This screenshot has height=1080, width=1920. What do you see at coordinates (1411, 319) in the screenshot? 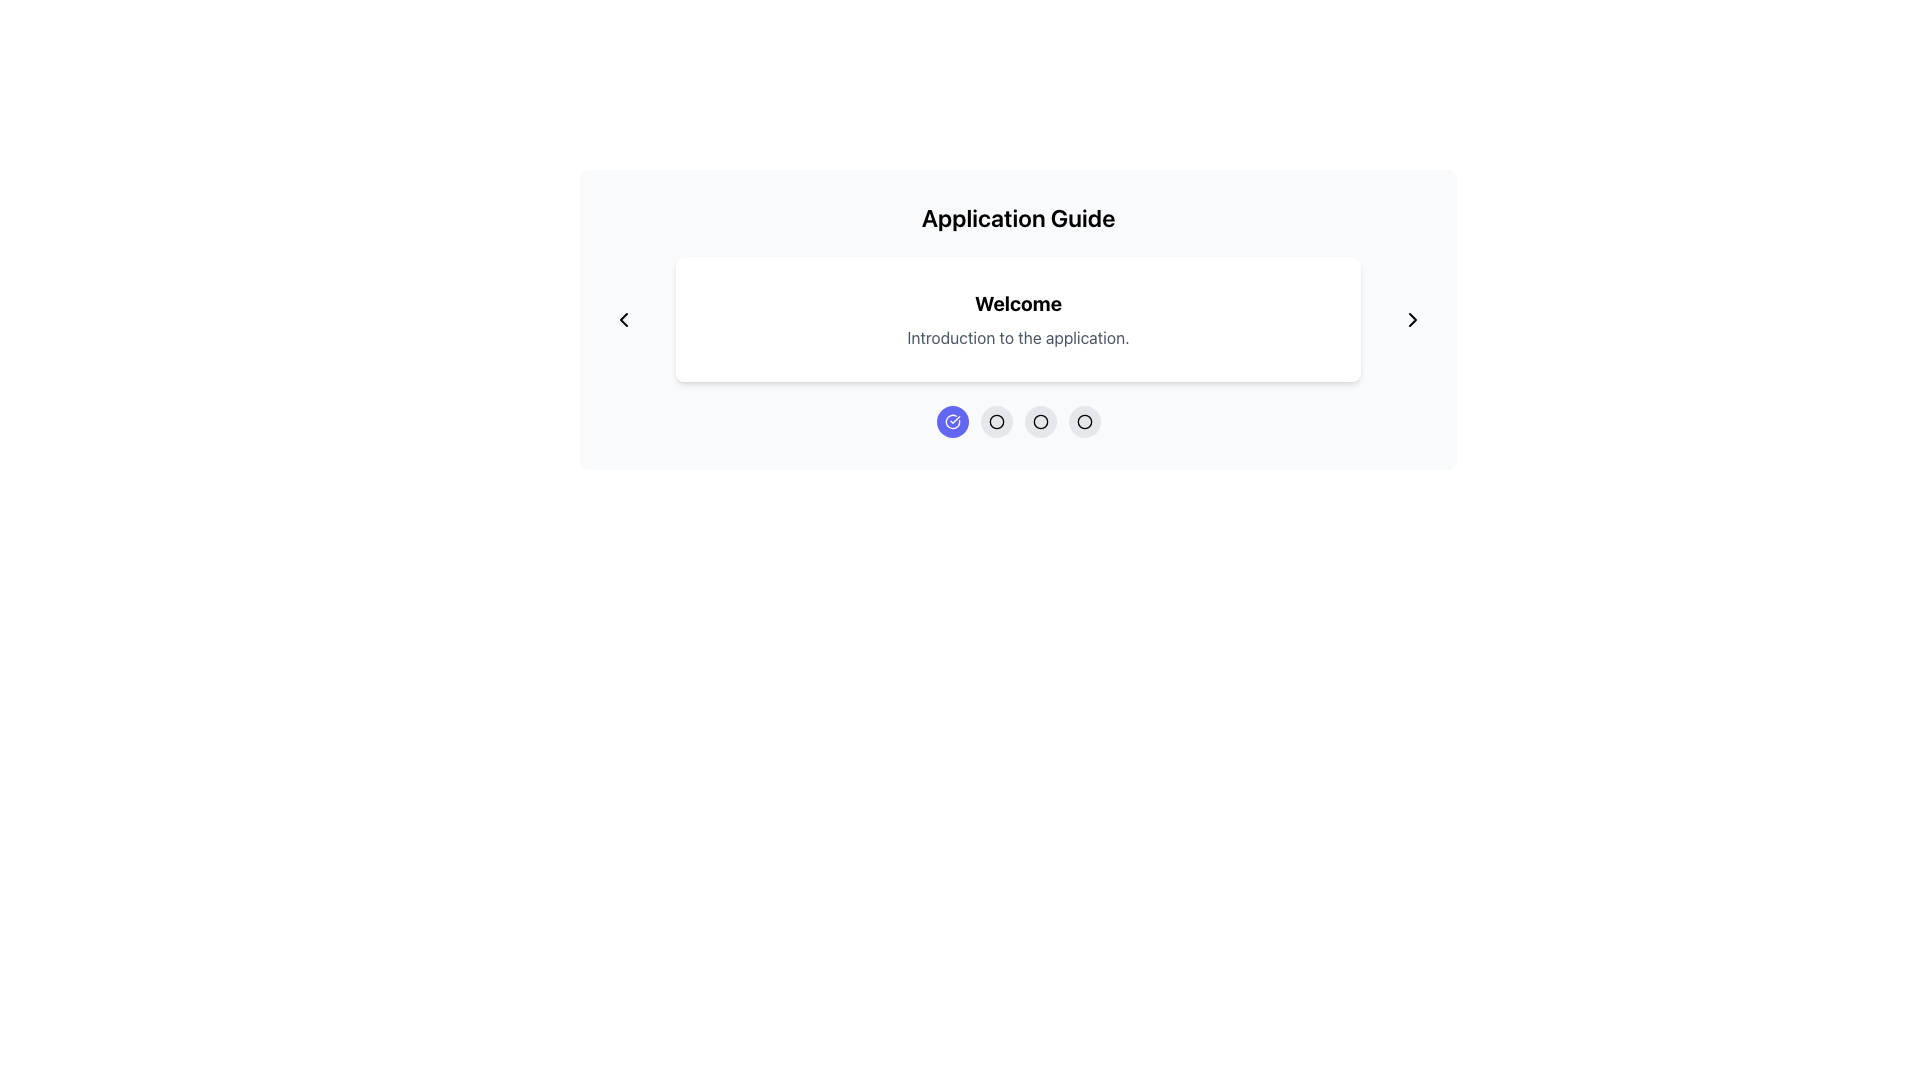
I see `the navigation button located at the rightmost edge of the layout group, adjacent to the 'Welcome' text card` at bounding box center [1411, 319].